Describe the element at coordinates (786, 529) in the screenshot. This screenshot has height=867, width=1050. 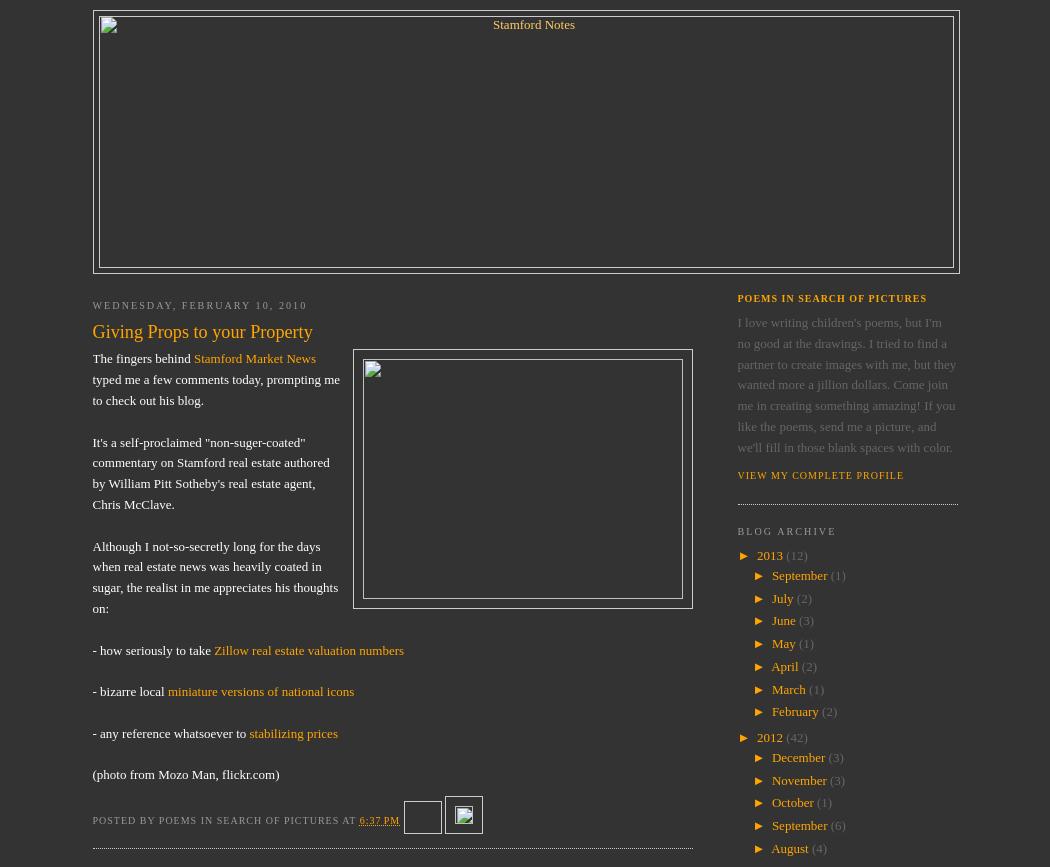
I see `'Blog Archive'` at that location.